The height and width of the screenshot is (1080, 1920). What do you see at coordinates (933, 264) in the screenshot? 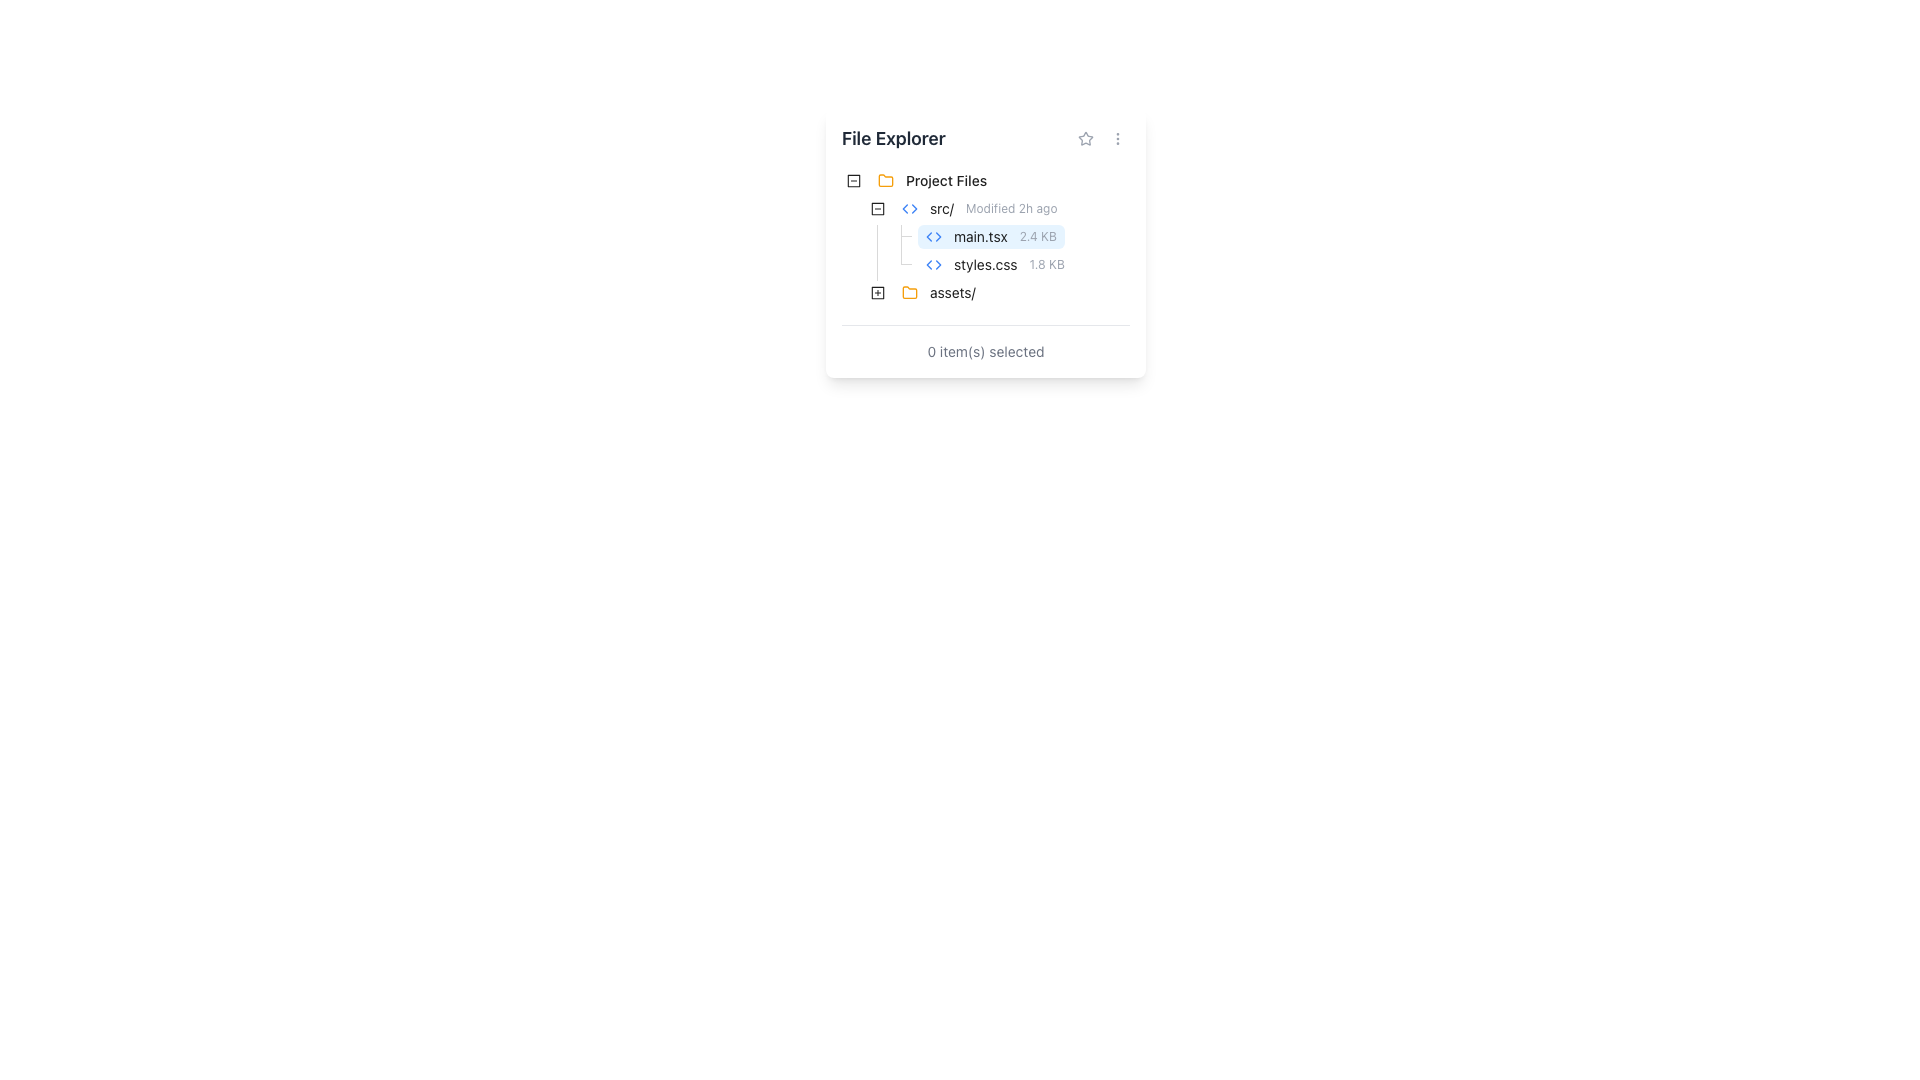
I see `the icon indicating the 'styles.css' file in the file explorer interface, which is positioned immediately to the left of the file name and file size text` at bounding box center [933, 264].